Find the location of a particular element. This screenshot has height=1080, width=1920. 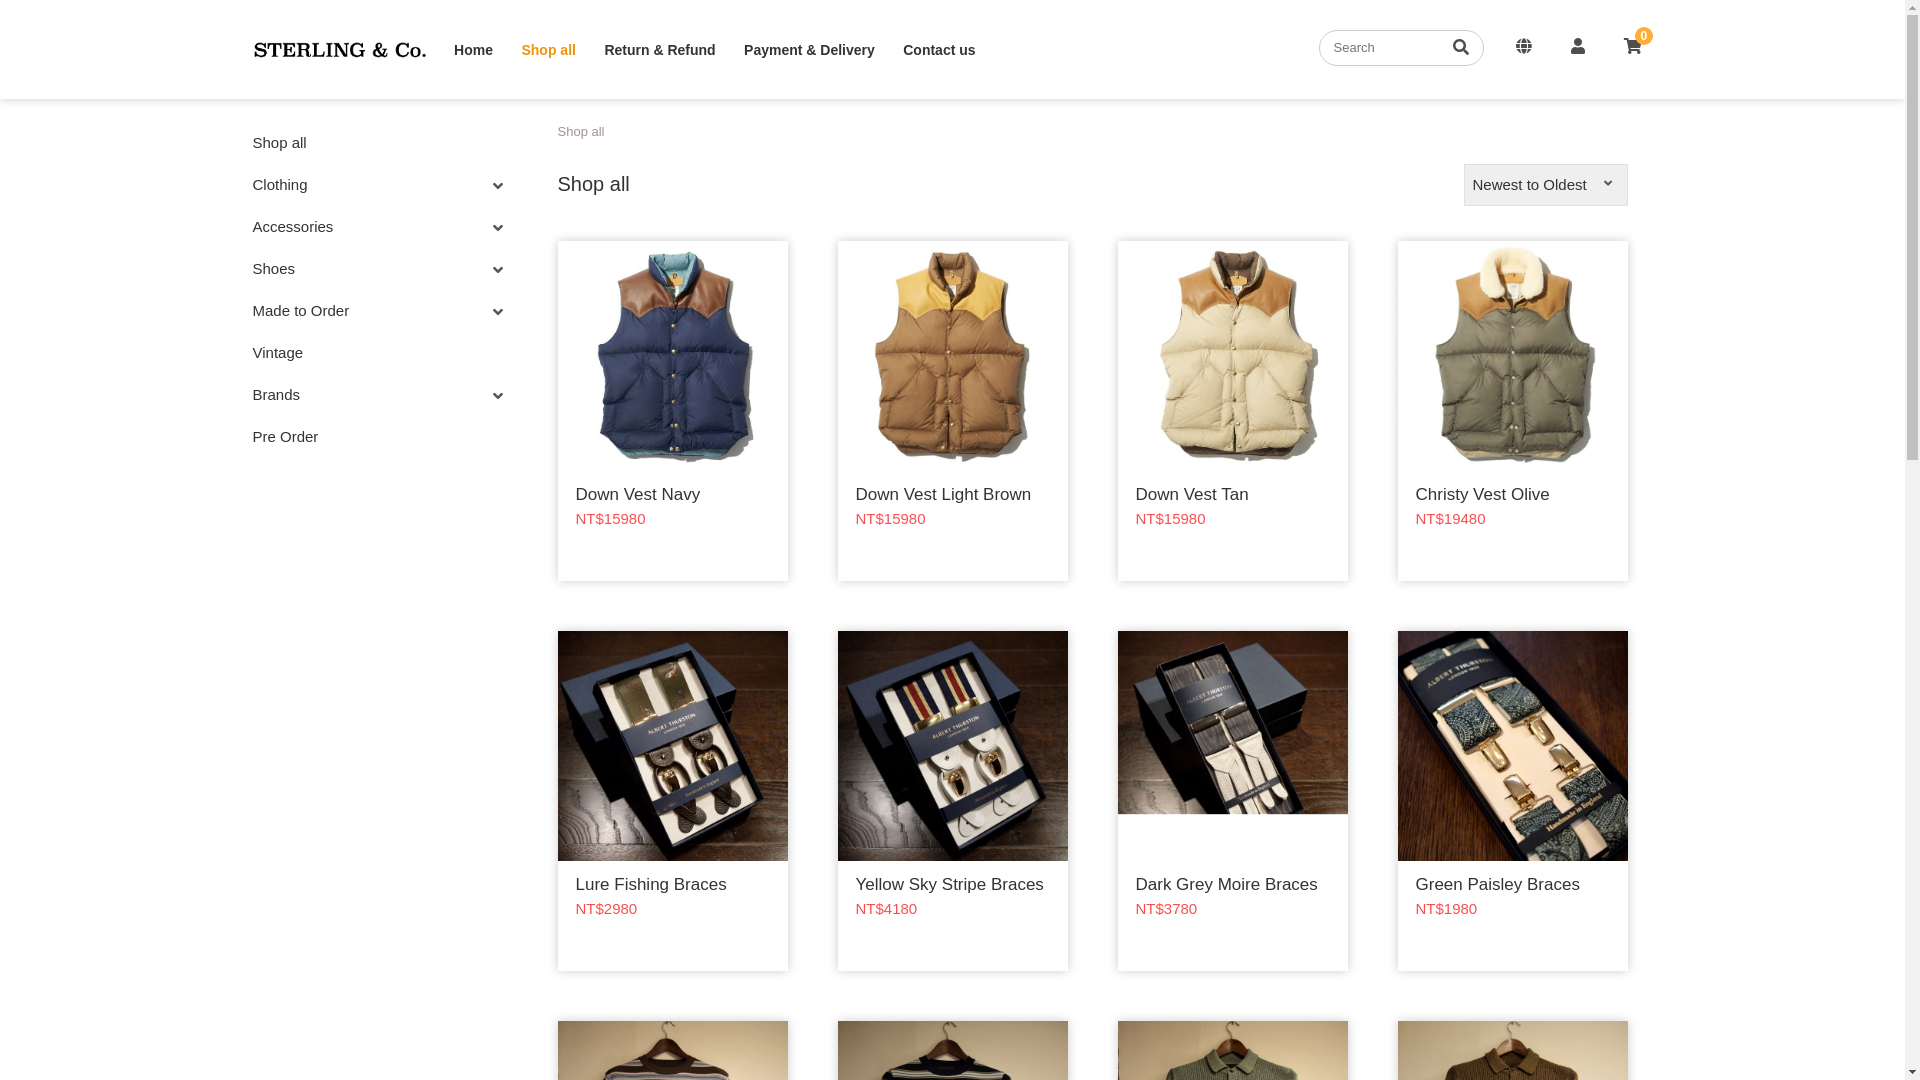

'Payment & Delivery' is located at coordinates (809, 49).